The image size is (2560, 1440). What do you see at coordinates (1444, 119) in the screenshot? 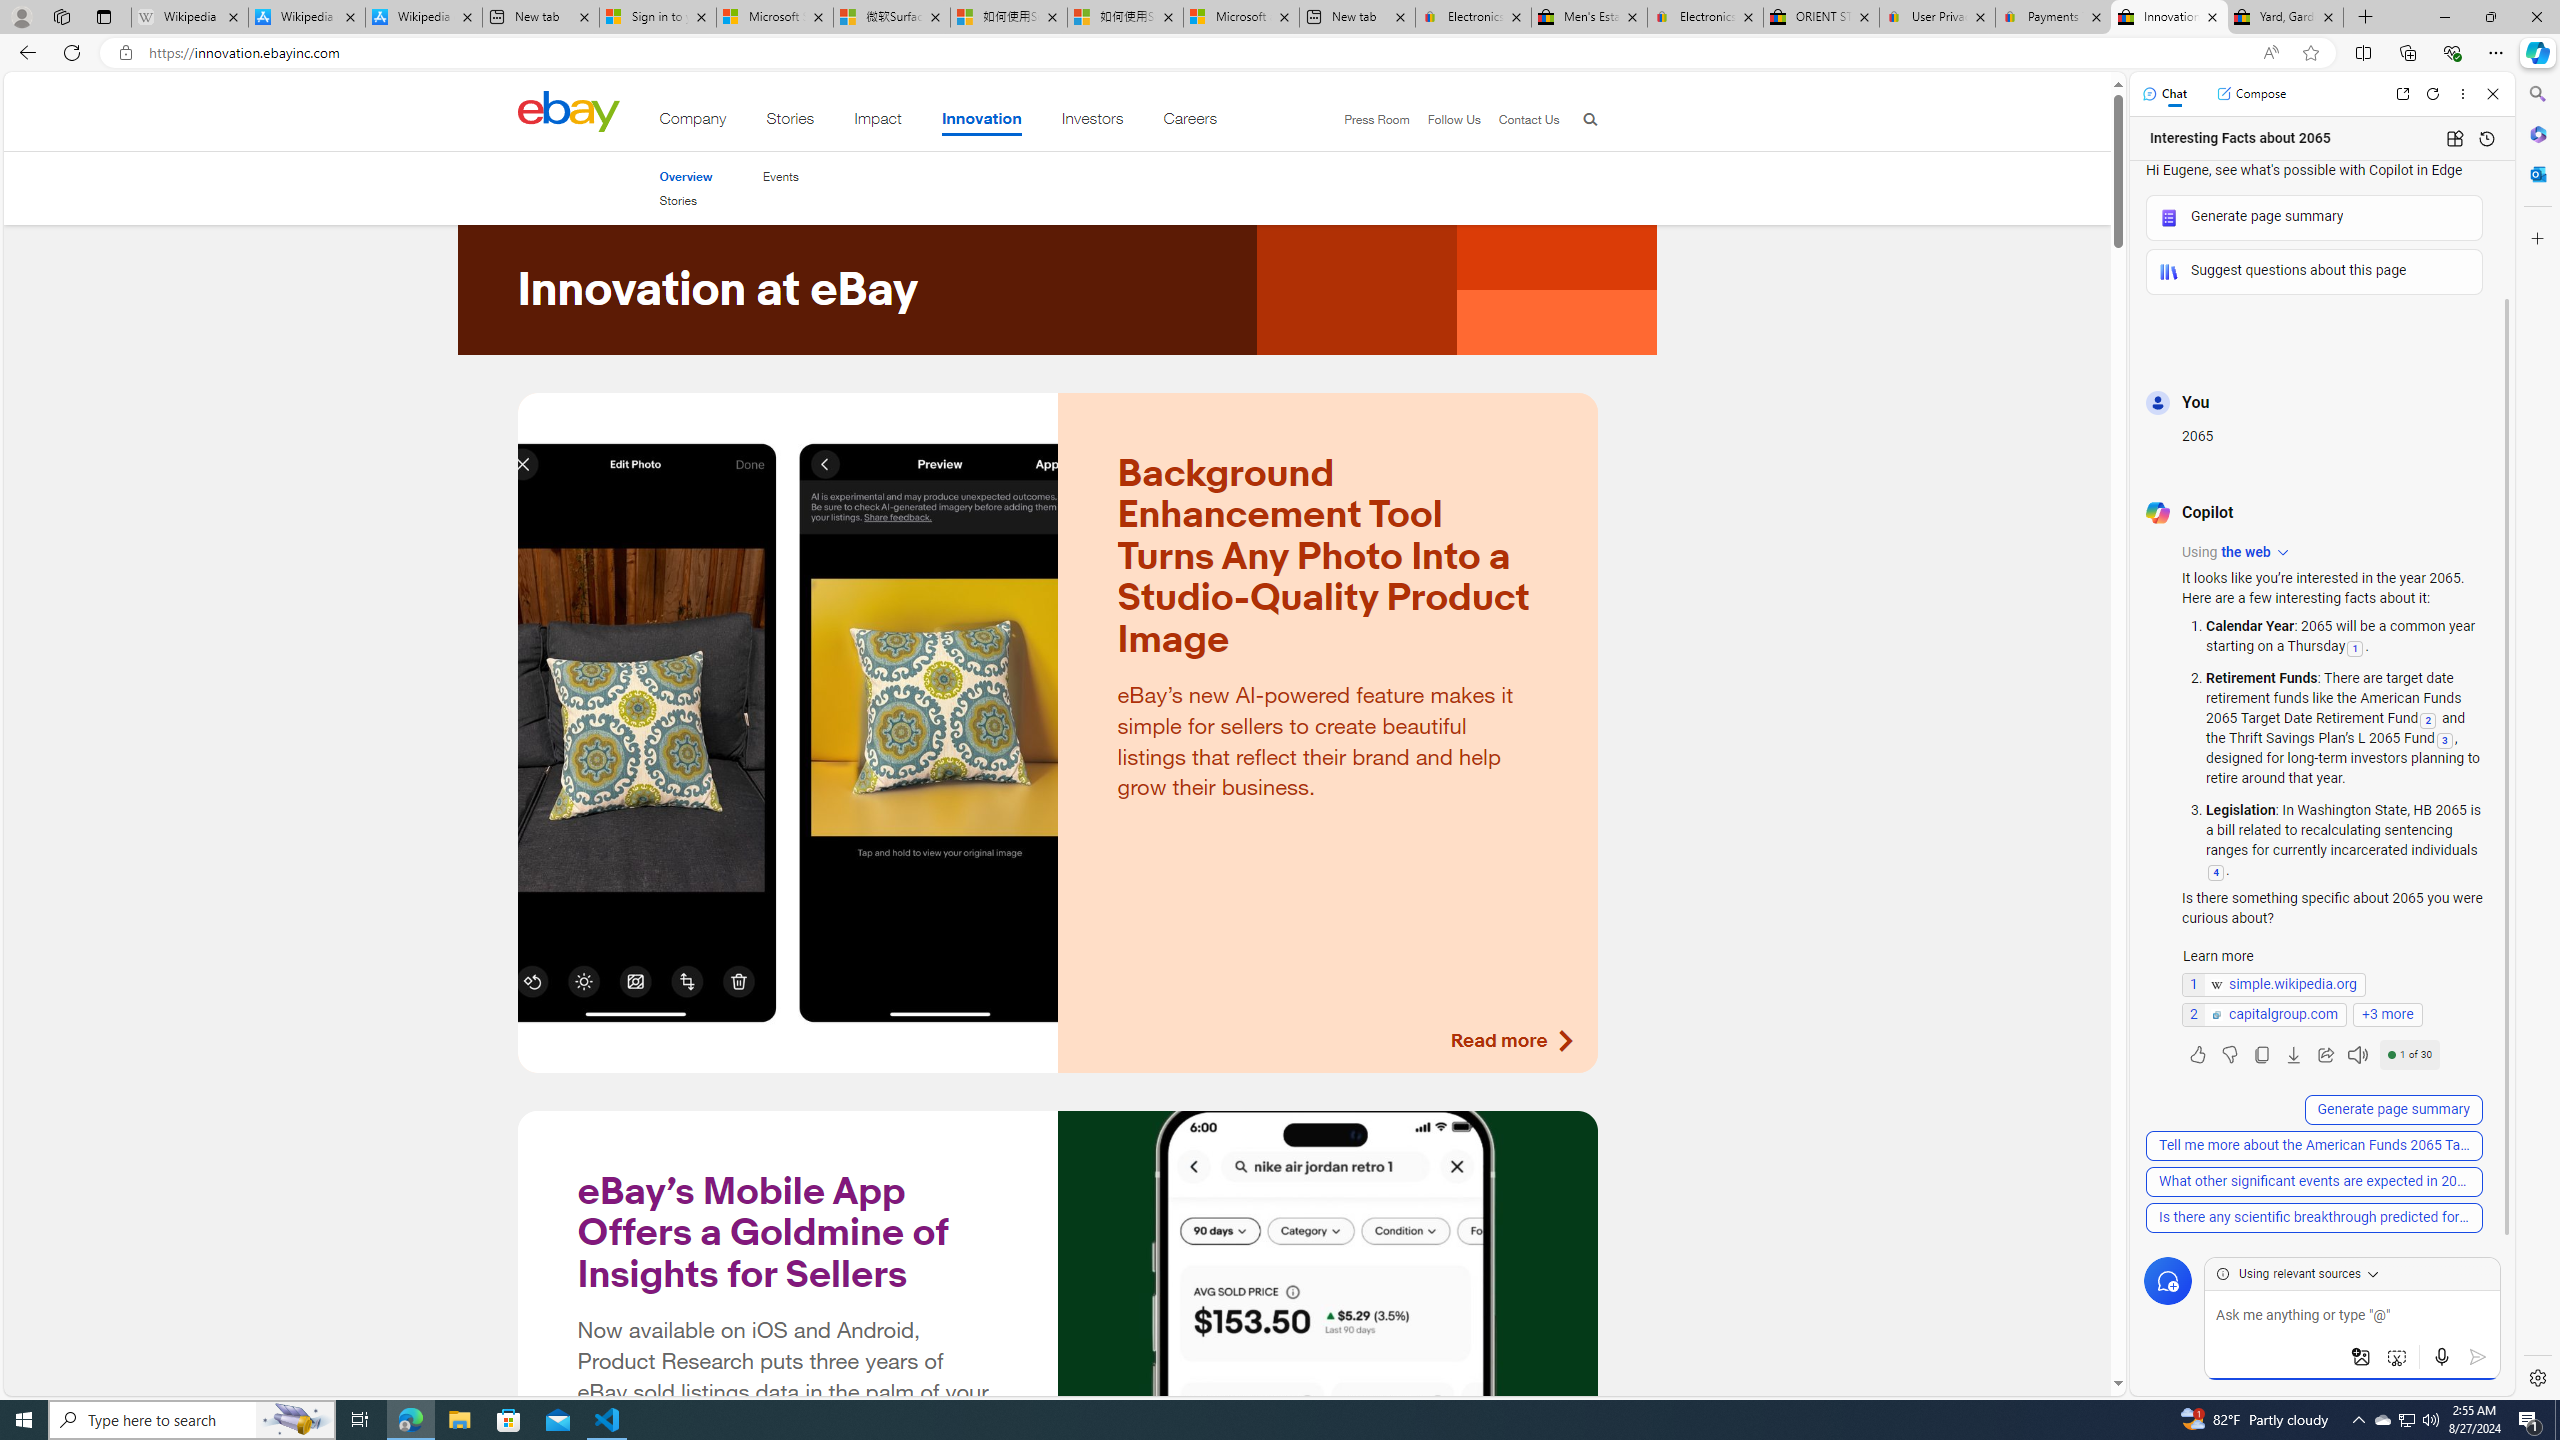
I see `'Follow Us'` at bounding box center [1444, 119].